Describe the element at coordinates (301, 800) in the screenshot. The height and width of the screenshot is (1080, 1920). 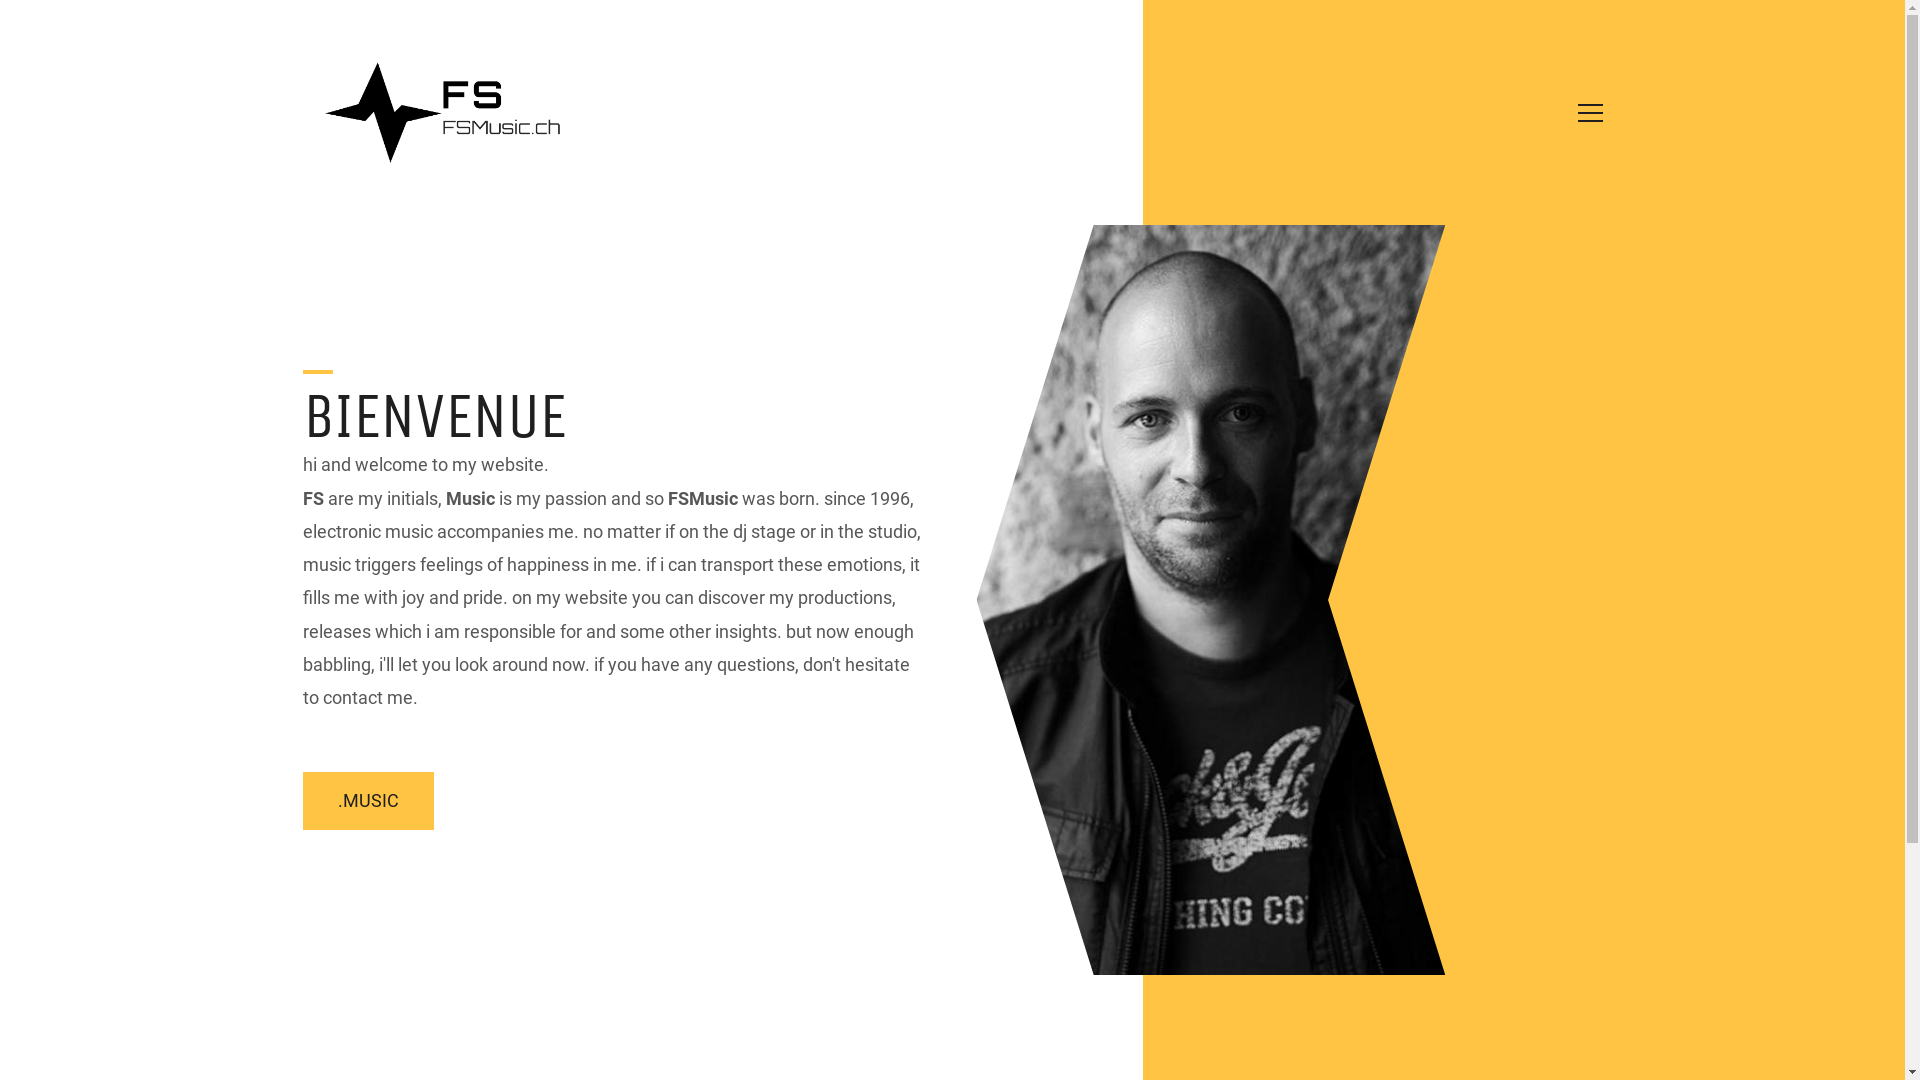
I see `'.MUSIC'` at that location.